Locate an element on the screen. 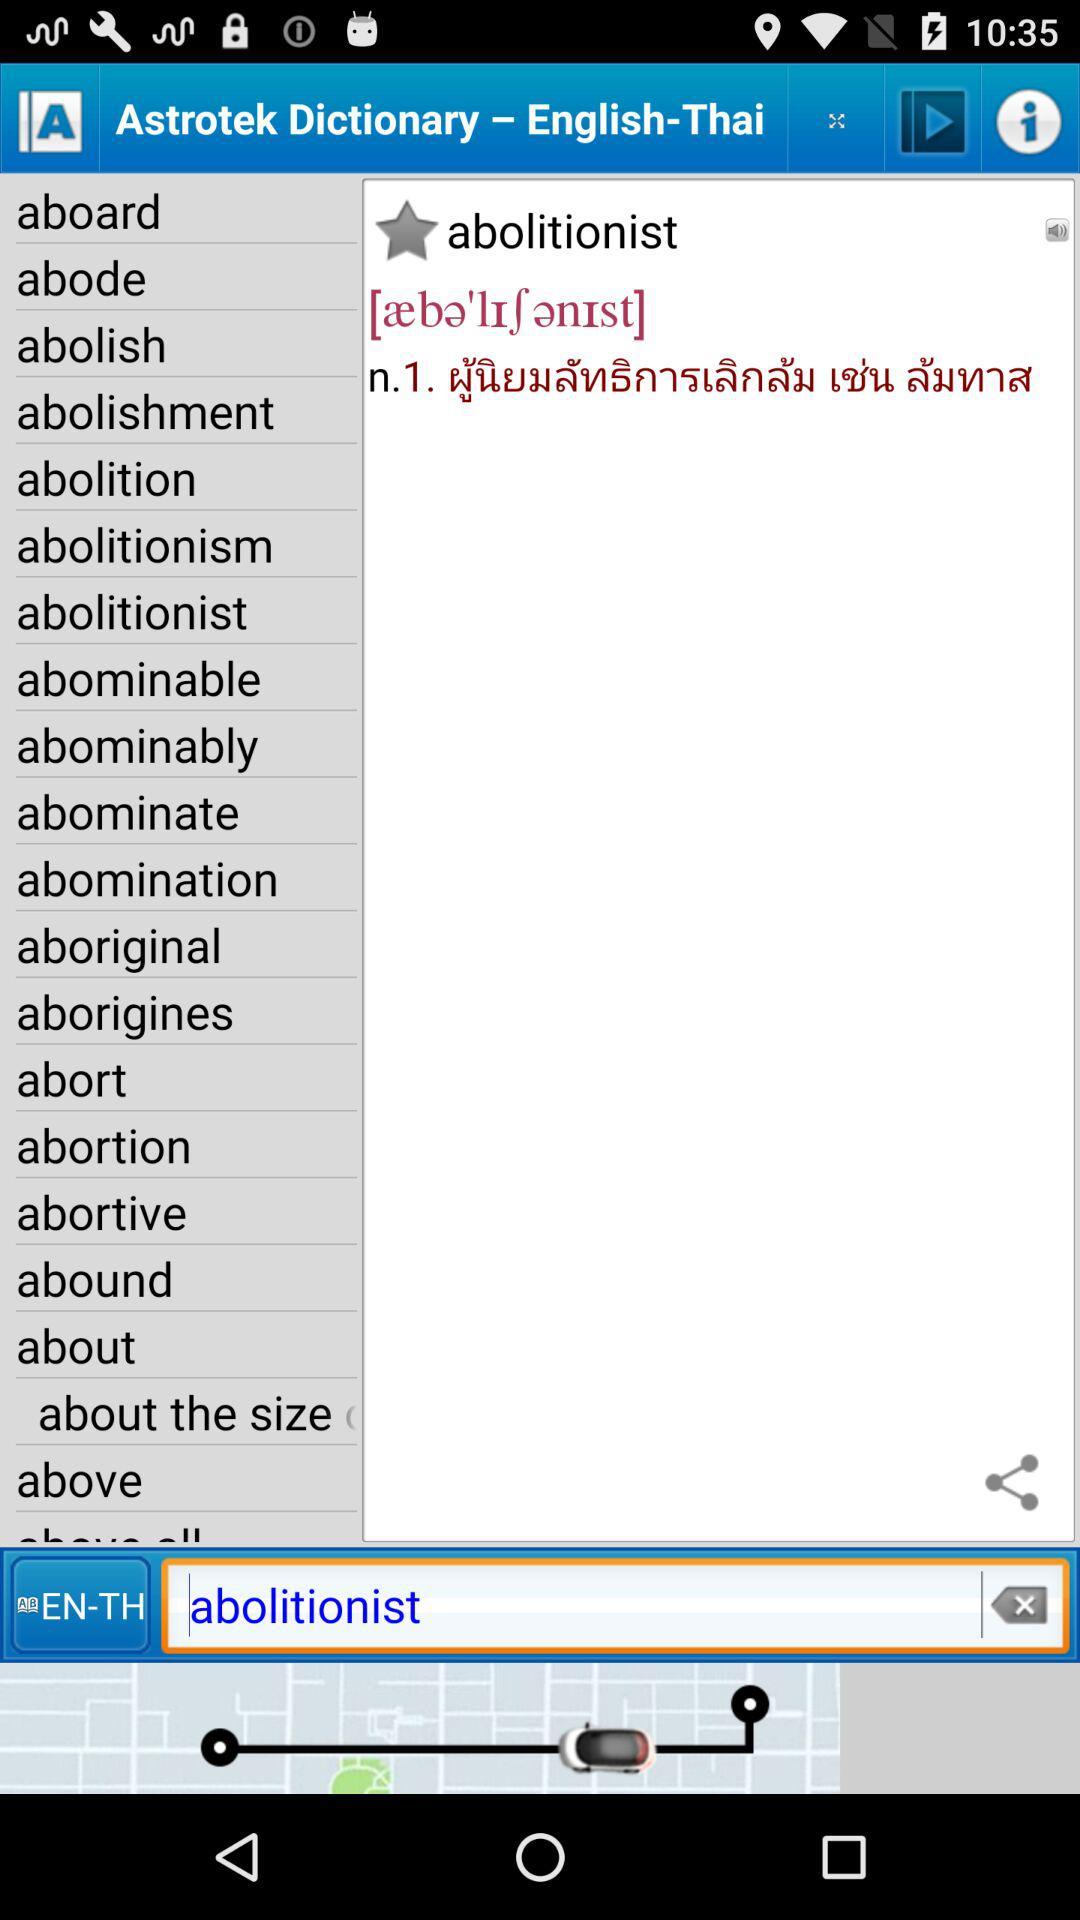  the volume icon is located at coordinates (1056, 245).